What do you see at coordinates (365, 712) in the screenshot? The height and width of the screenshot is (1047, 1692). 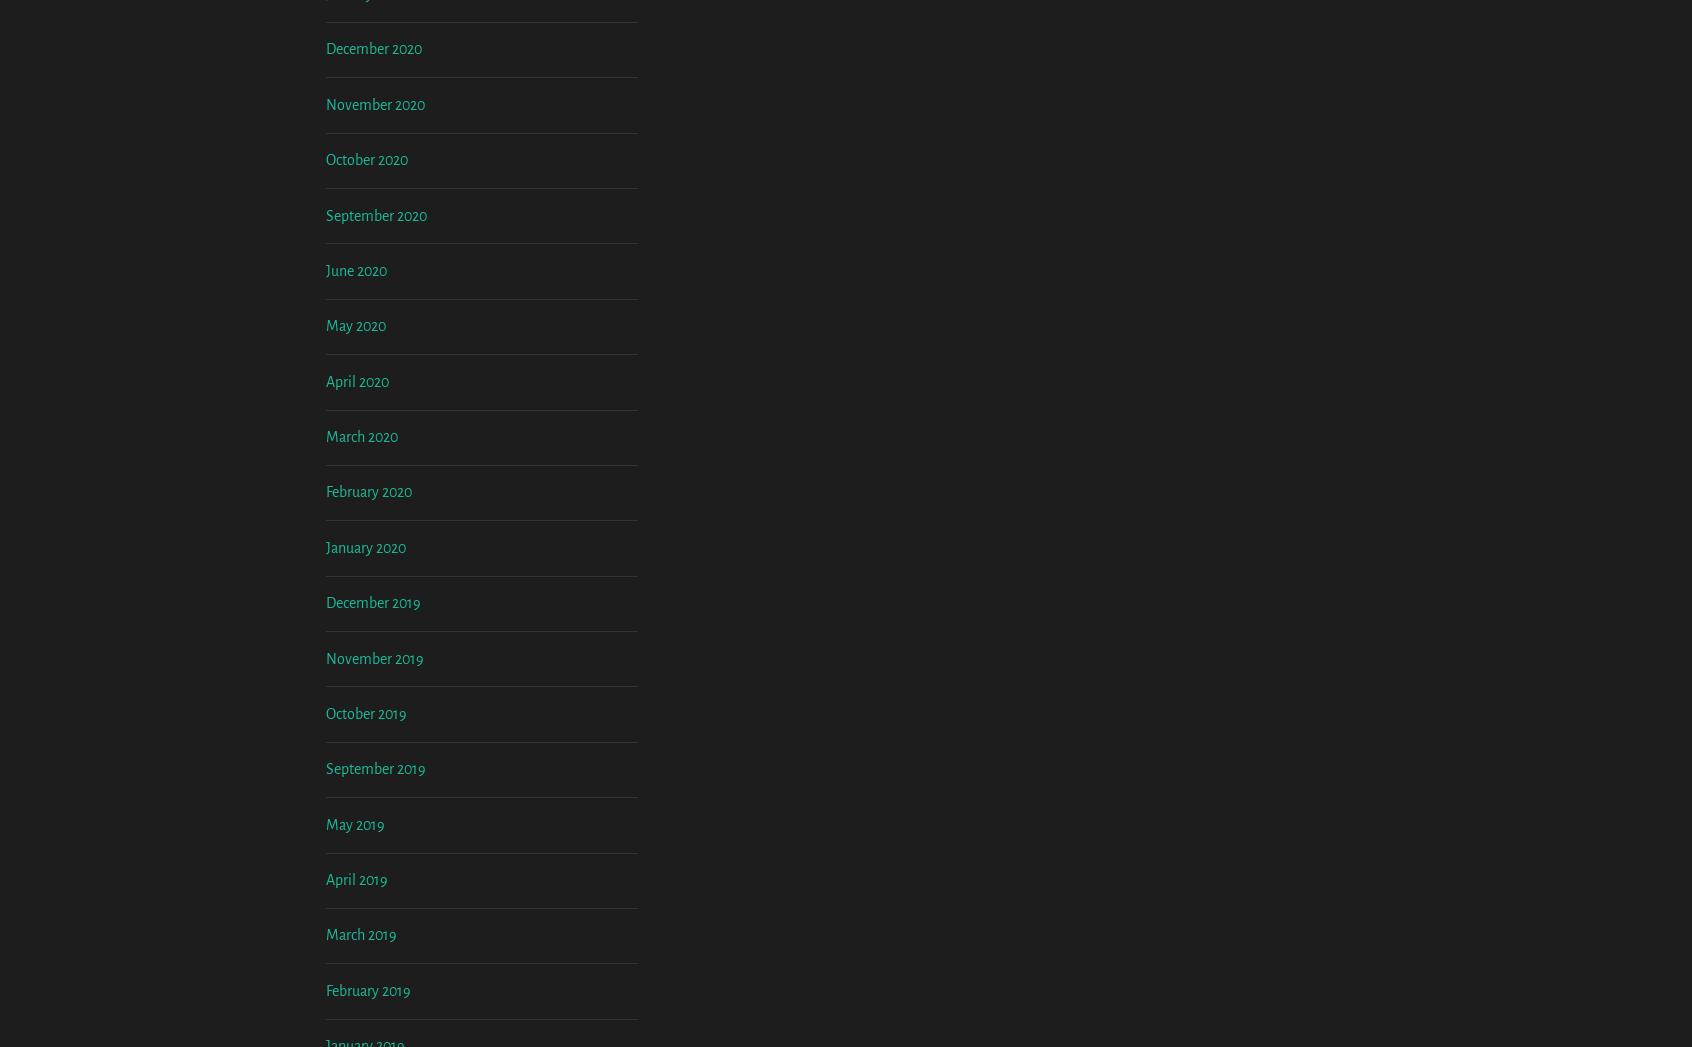 I see `'January 2020'` at bounding box center [365, 712].